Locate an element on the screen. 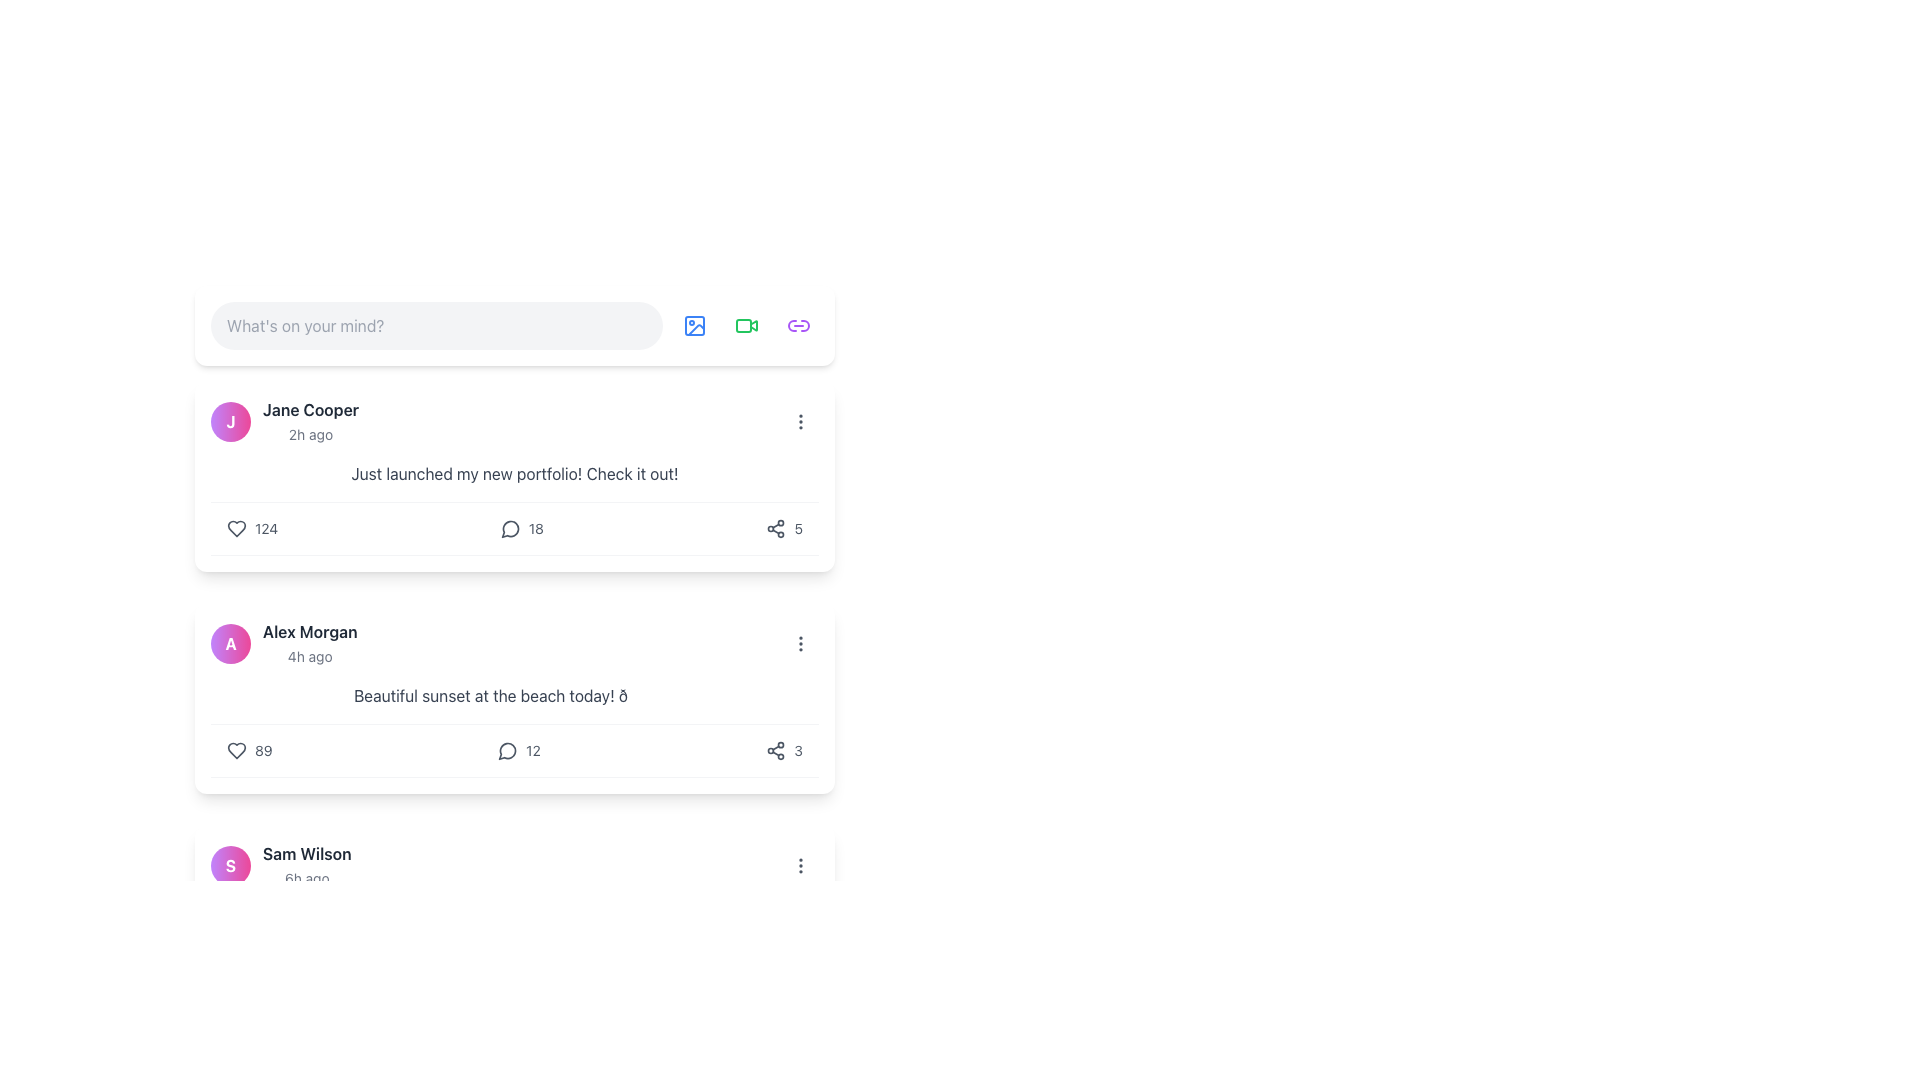 This screenshot has height=1080, width=1920. the button in the toolbar located at the end of the 'What's on your mind?' input field is located at coordinates (695, 325).